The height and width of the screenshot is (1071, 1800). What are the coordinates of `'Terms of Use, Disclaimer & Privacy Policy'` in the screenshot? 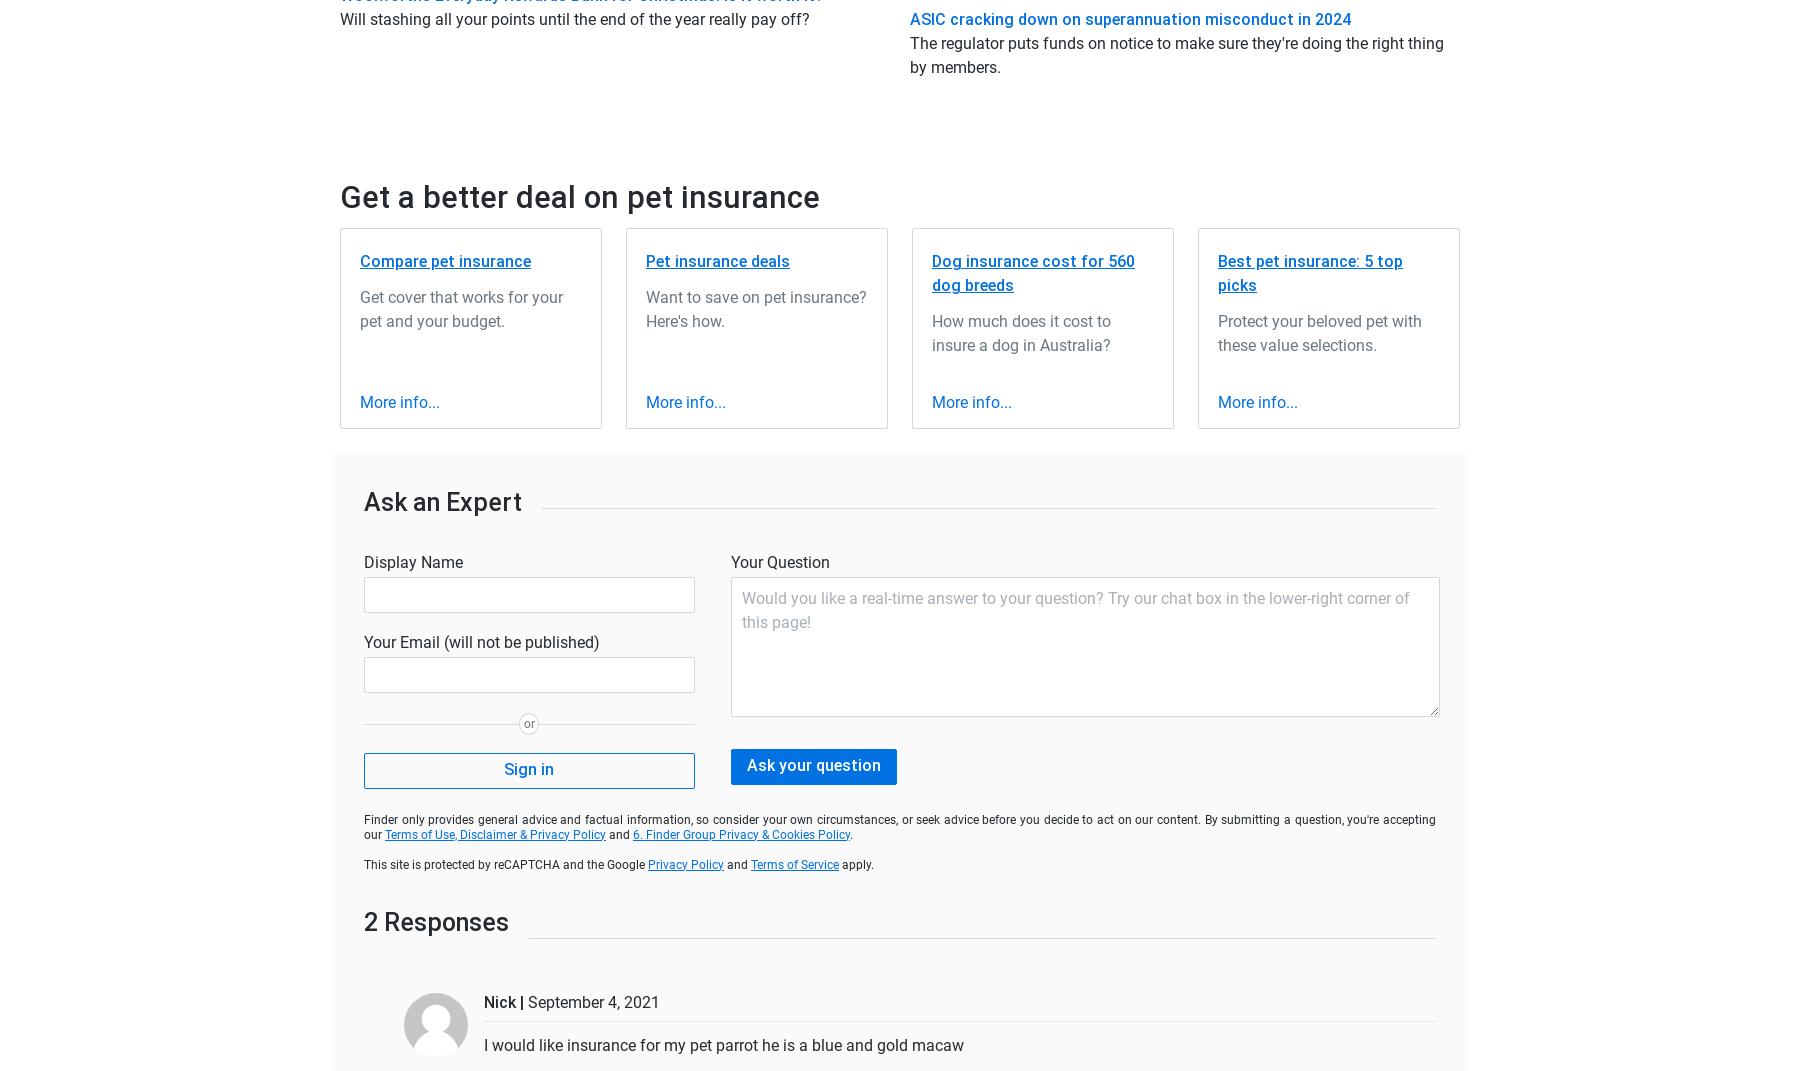 It's located at (494, 832).